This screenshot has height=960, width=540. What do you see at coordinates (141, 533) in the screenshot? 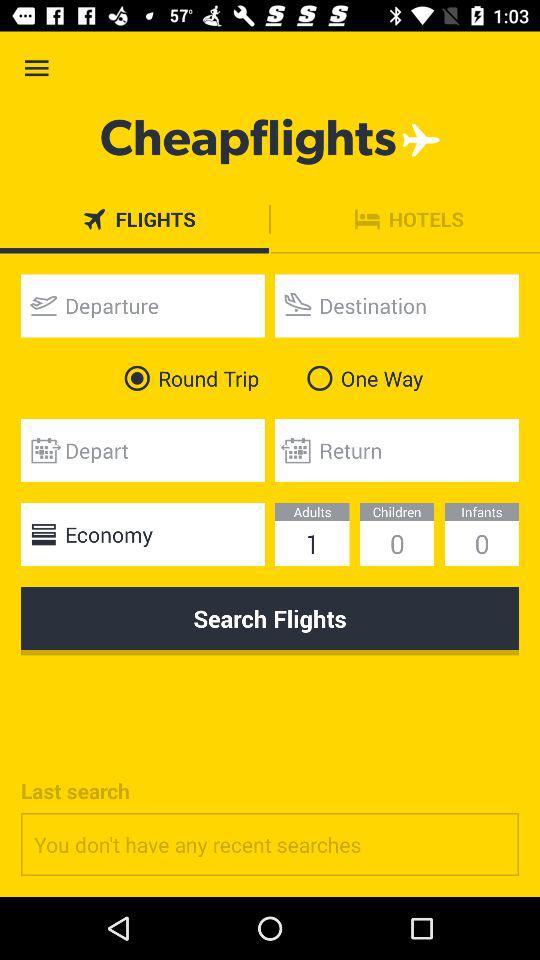
I see `the economy item` at bounding box center [141, 533].